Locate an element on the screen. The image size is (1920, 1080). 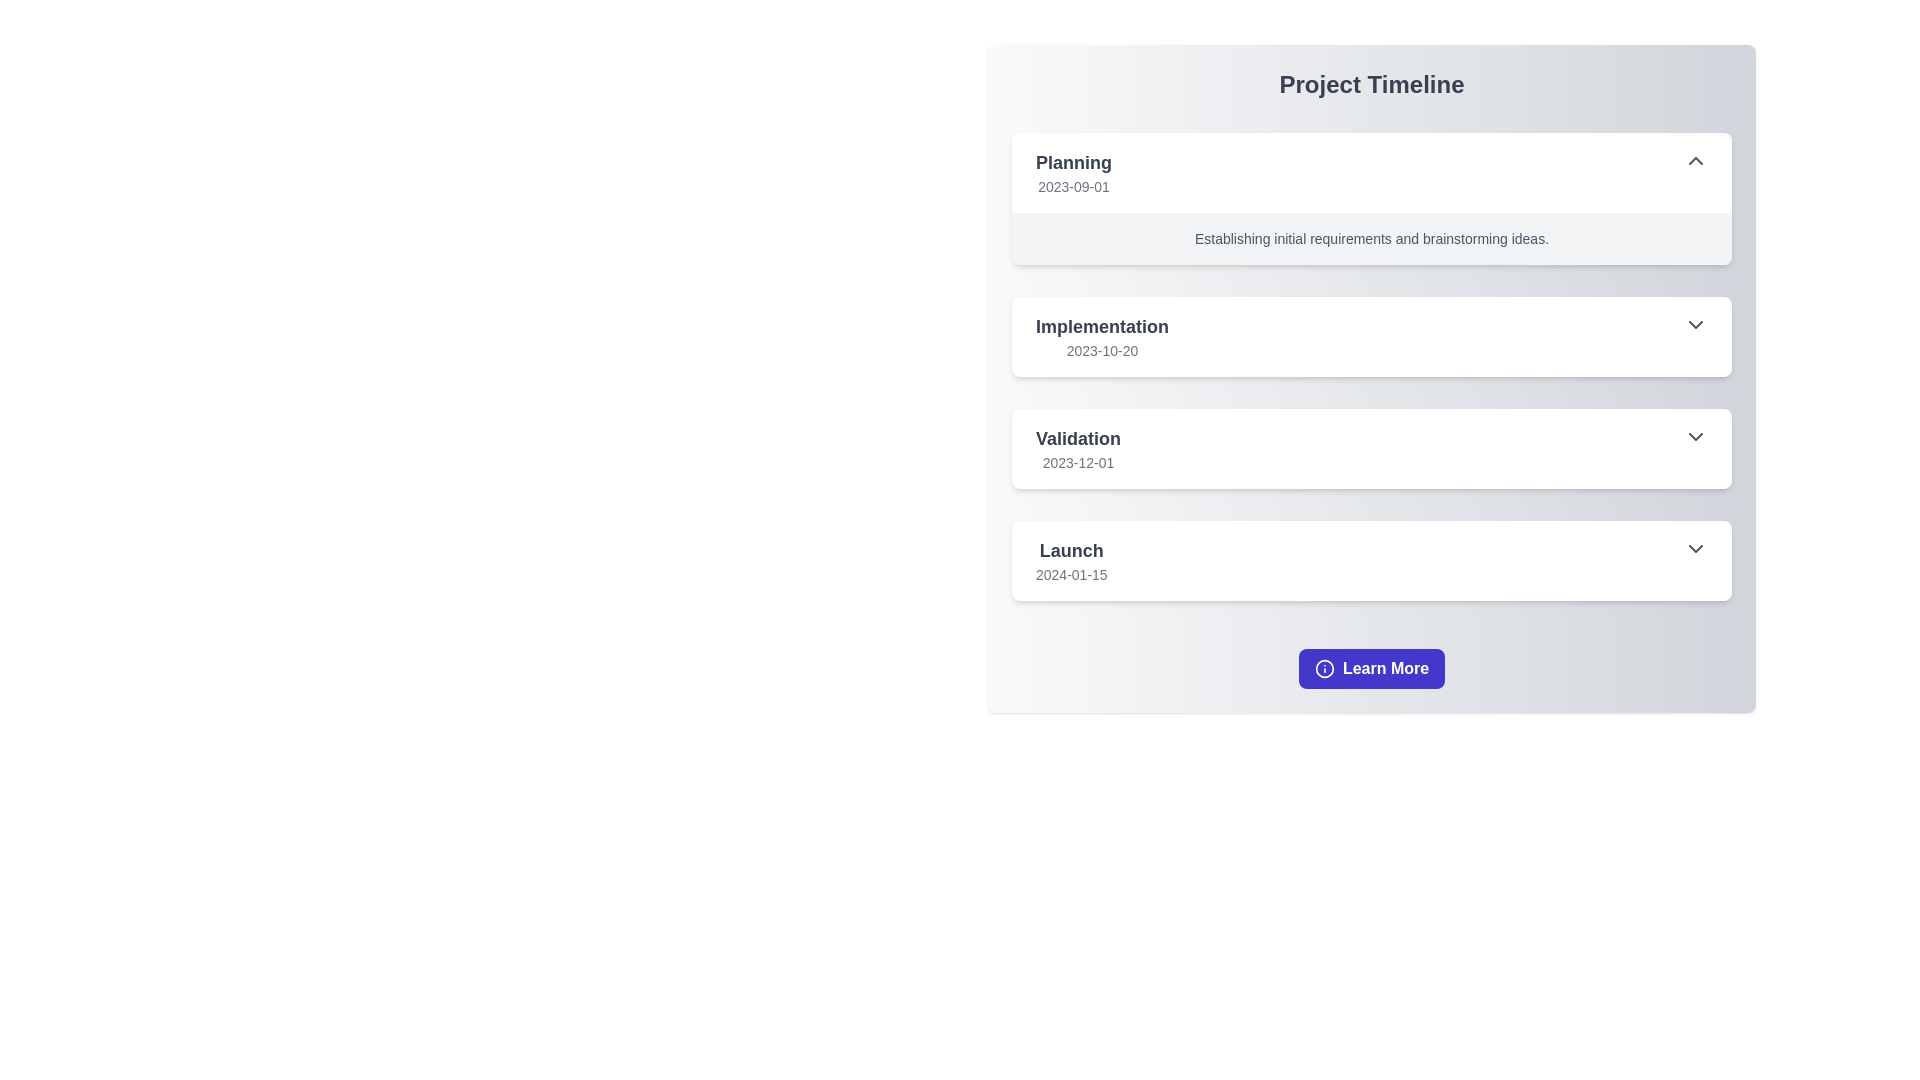
the textual label displaying 'Planning' with the date '2023-09-01' in a vertically arranged list of timeline stages is located at coordinates (1073, 172).